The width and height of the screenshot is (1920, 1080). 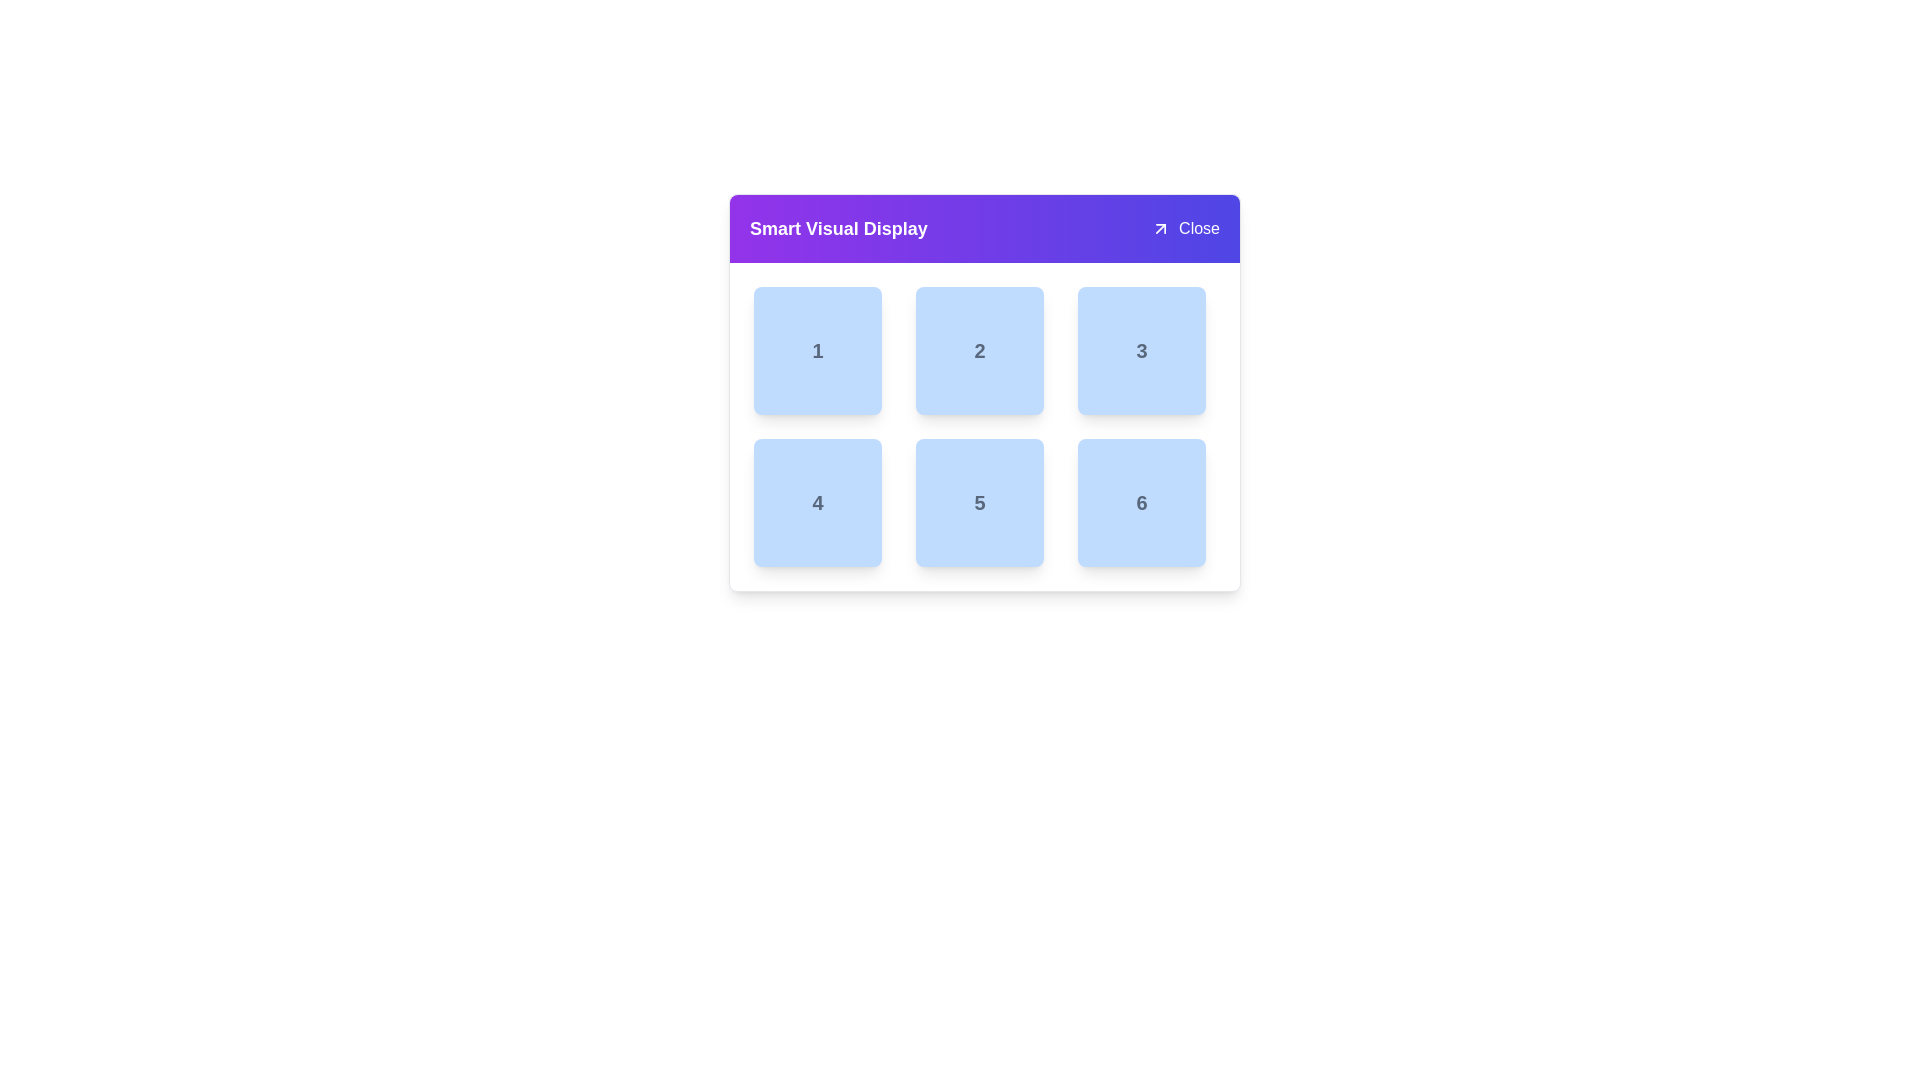 What do you see at coordinates (979, 501) in the screenshot?
I see `value of the bold gray number '5' located in the center of the rounded blue box in the bottom row, middle column of a grid of six boxes` at bounding box center [979, 501].